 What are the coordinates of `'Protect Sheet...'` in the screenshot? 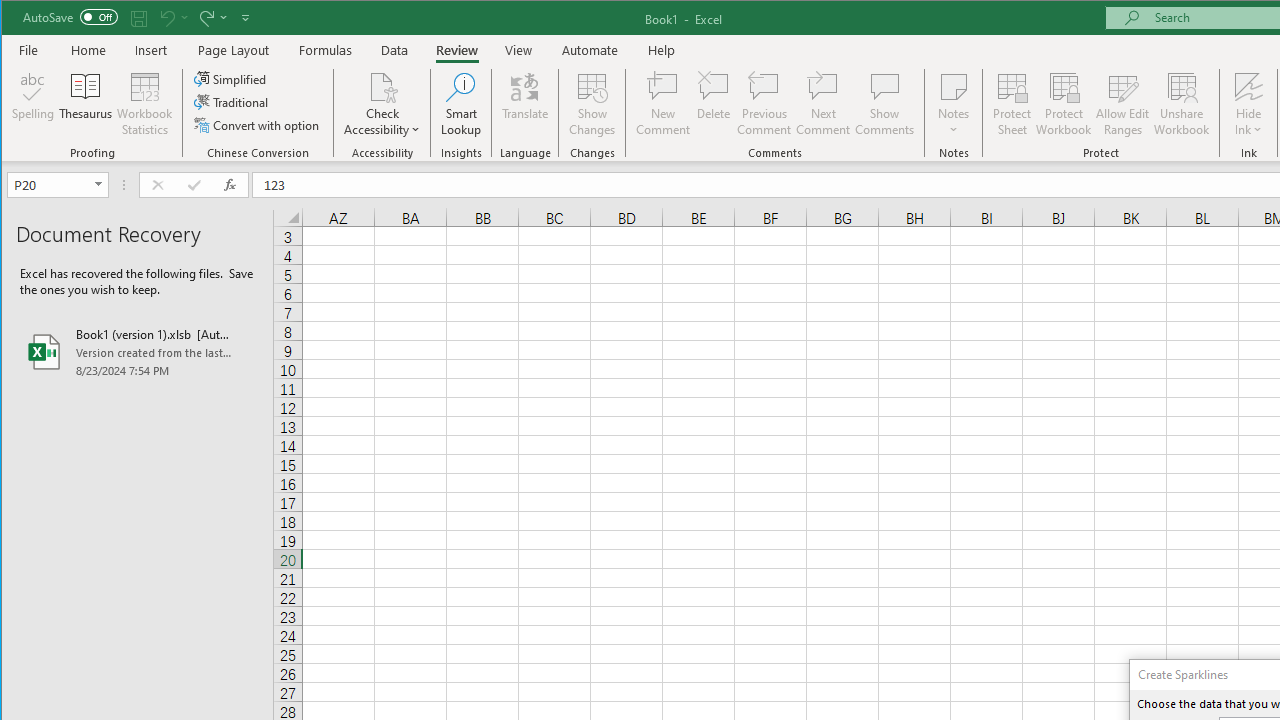 It's located at (1012, 104).